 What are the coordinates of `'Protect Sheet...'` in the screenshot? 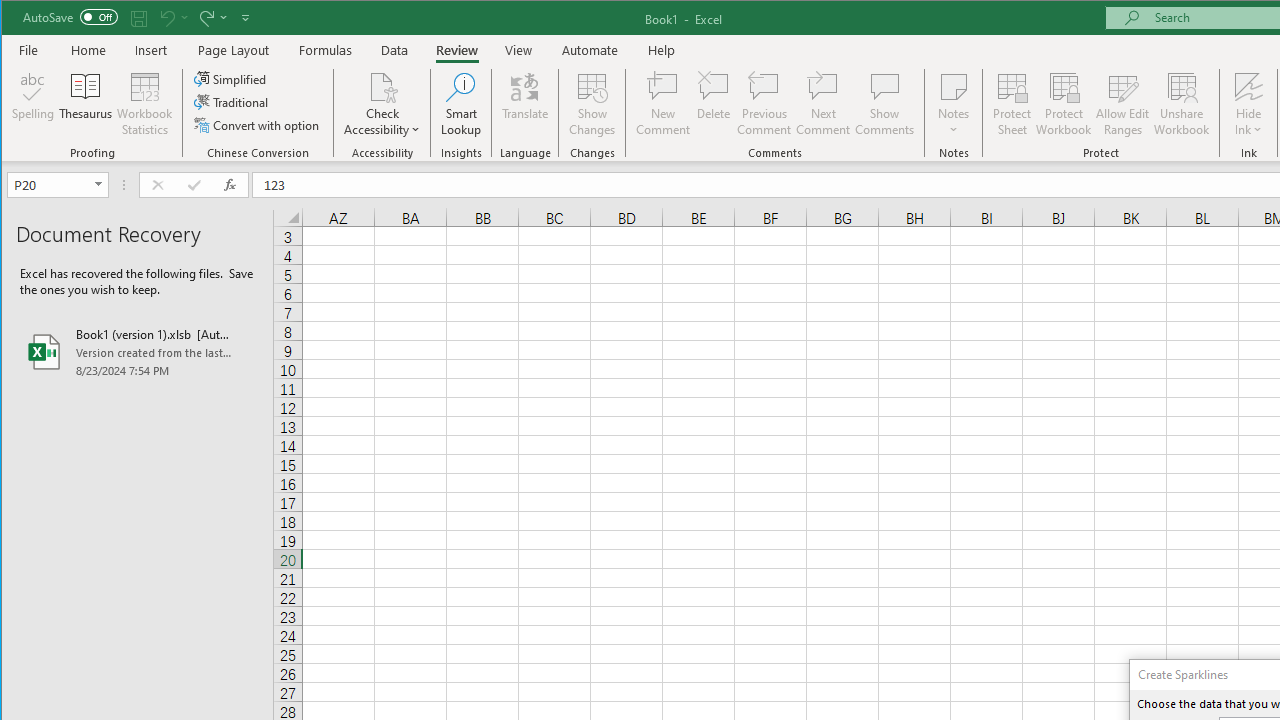 It's located at (1012, 104).